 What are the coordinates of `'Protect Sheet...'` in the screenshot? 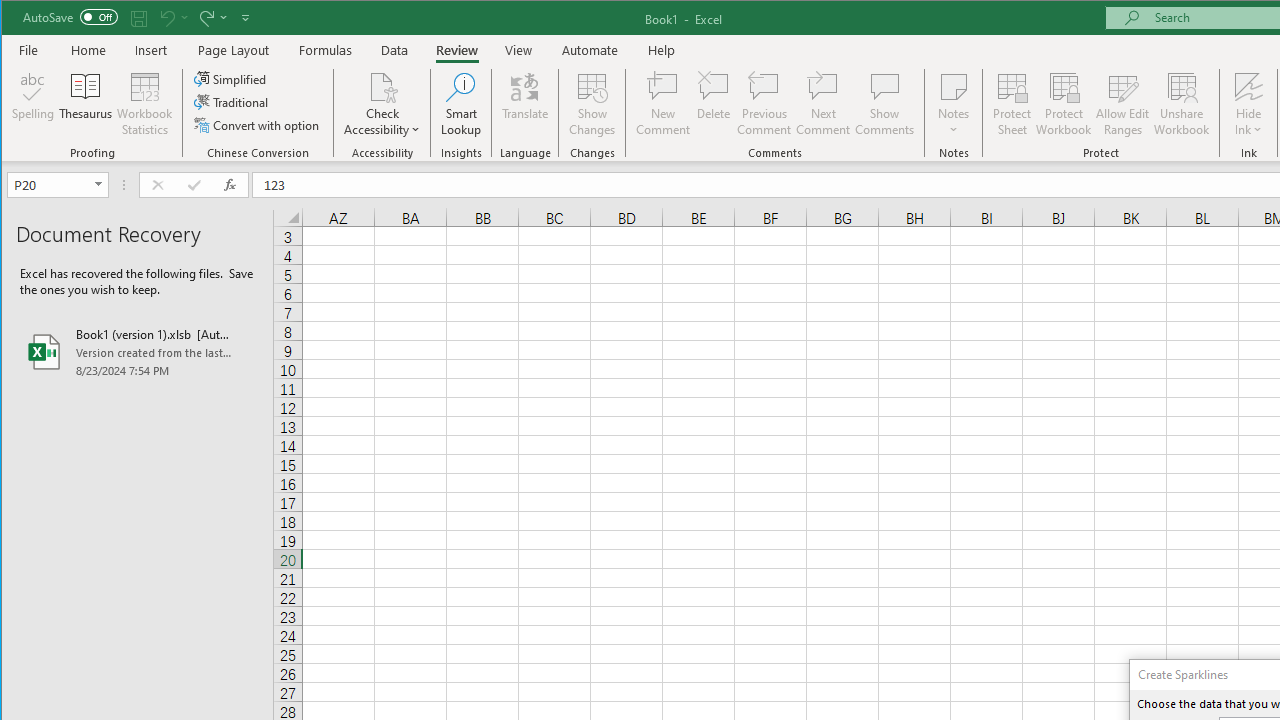 It's located at (1012, 104).